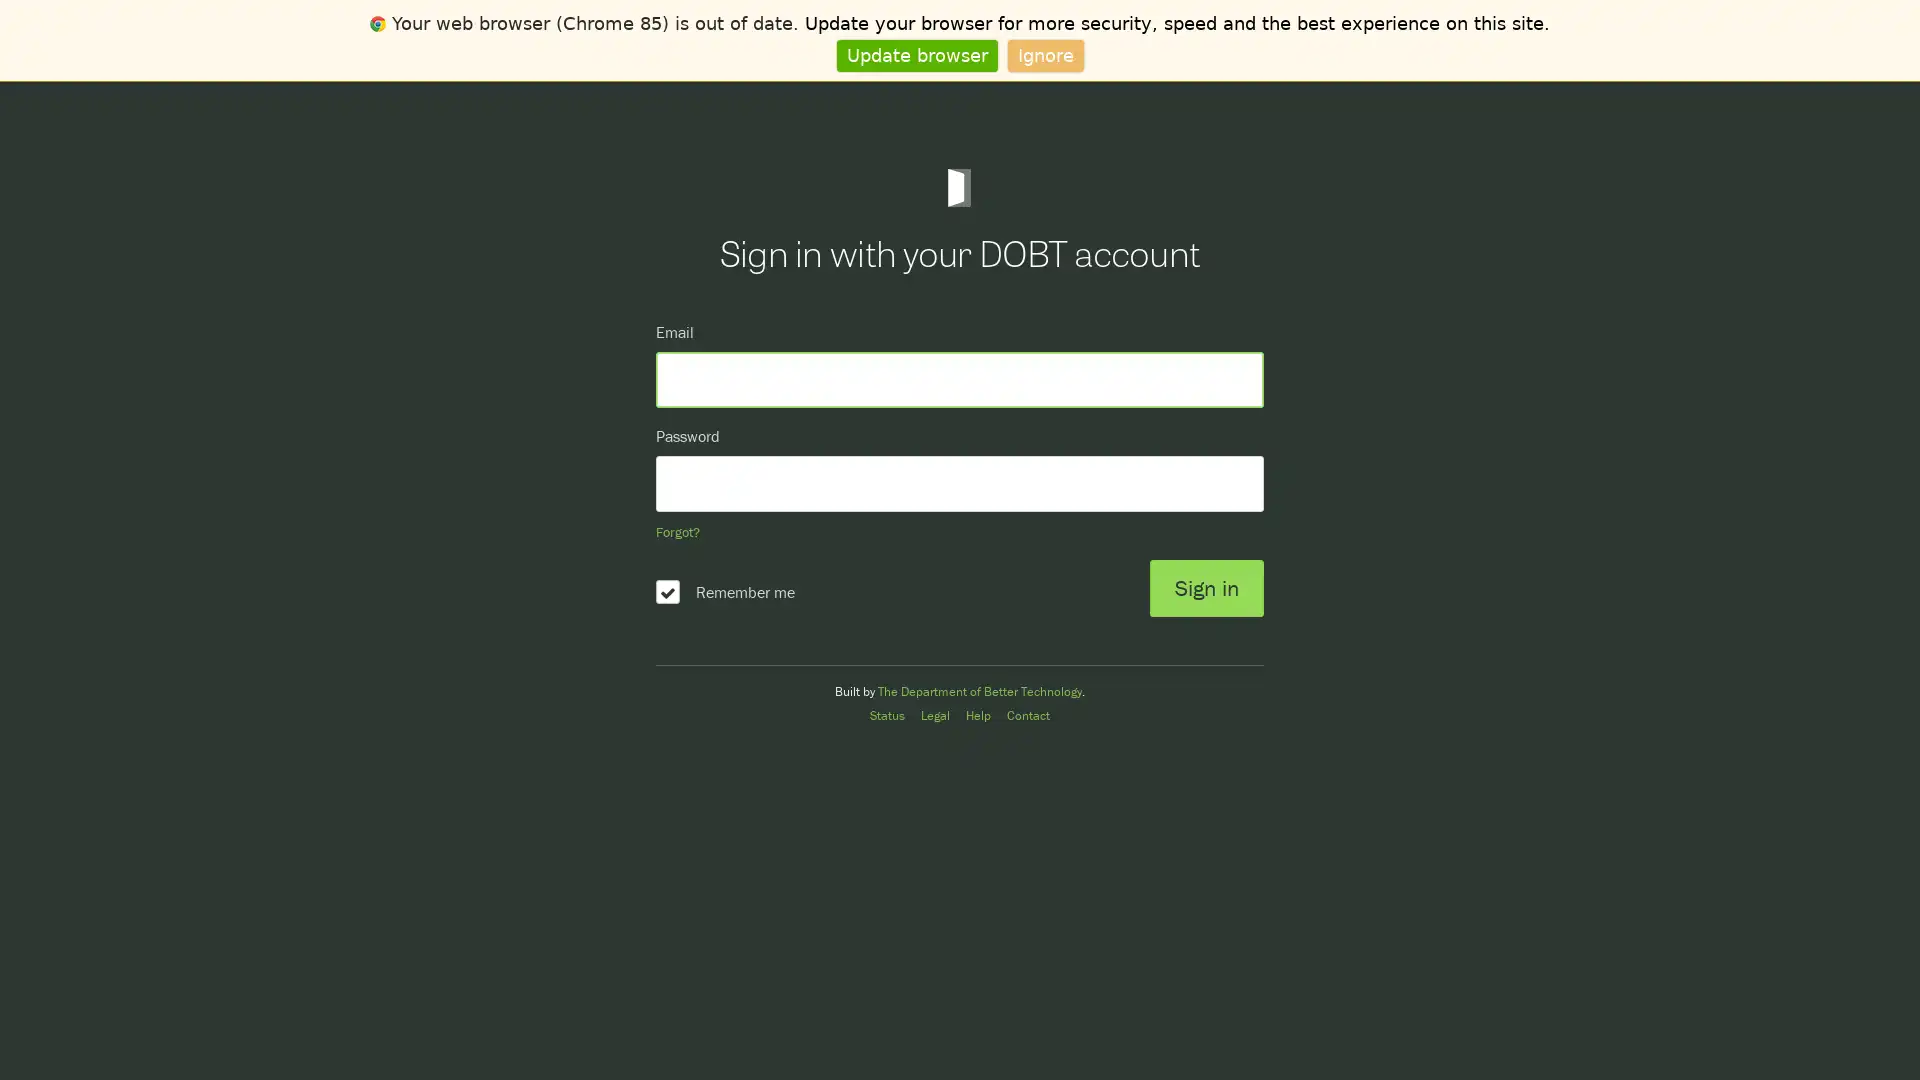  Describe the element at coordinates (1044, 54) in the screenshot. I see `Ignore` at that location.